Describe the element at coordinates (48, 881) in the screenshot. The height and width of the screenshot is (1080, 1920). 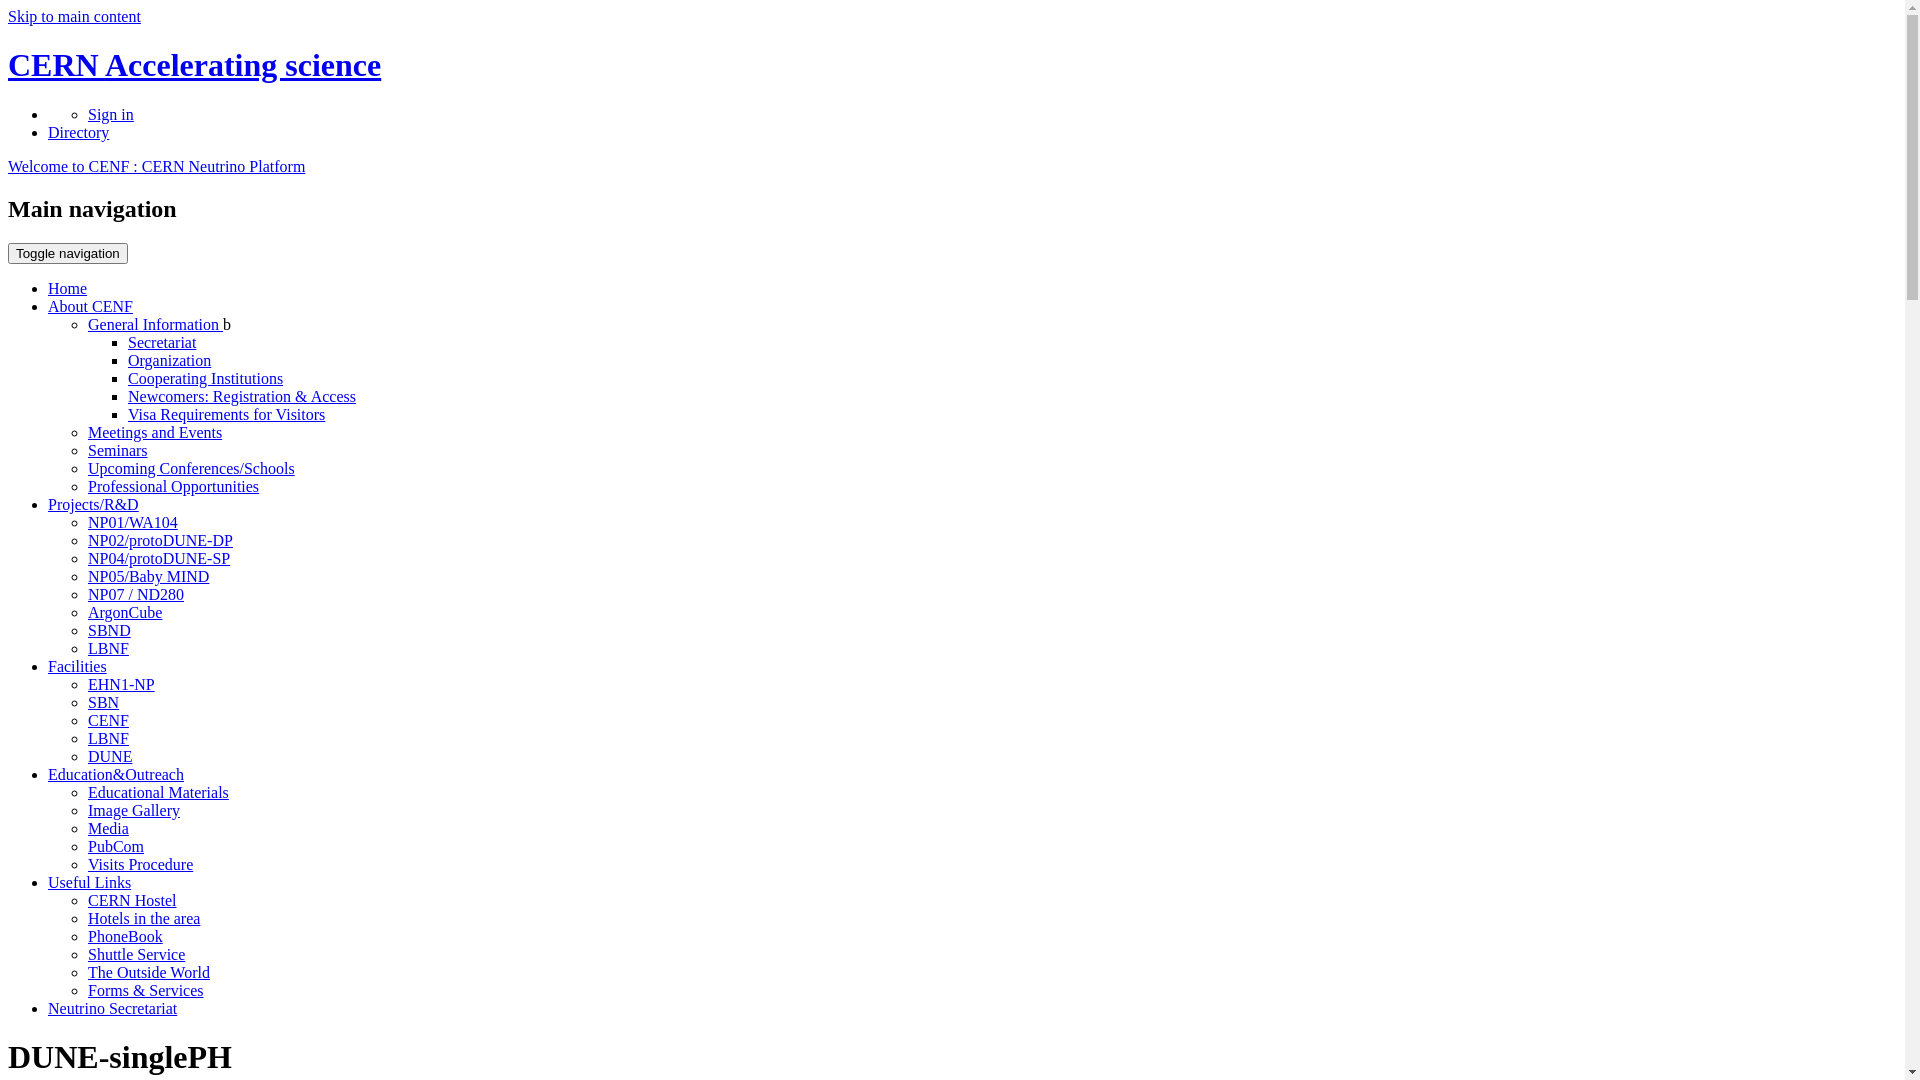
I see `'Useful Links'` at that location.